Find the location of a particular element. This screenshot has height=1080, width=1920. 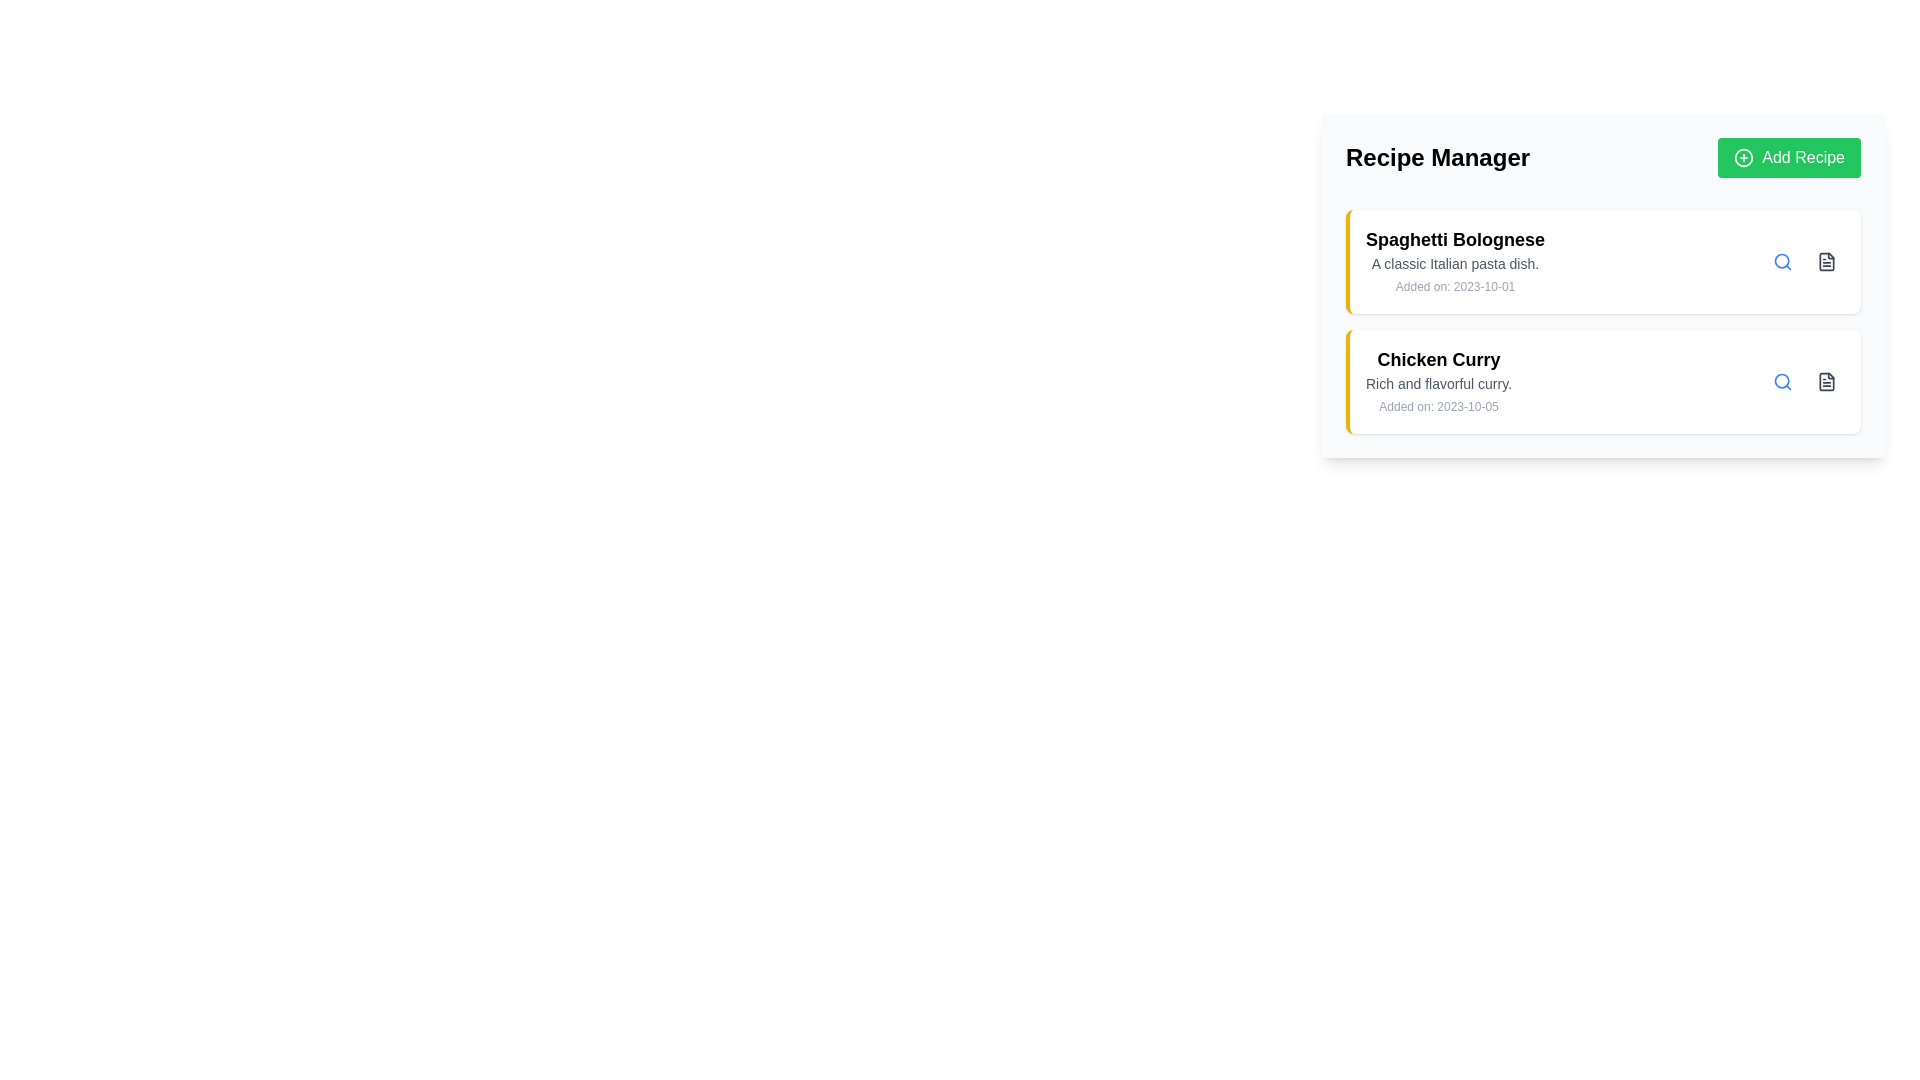

the compact gray file icon next to the 'Spaghetti Bolognese' item in the vertical list is located at coordinates (1827, 261).